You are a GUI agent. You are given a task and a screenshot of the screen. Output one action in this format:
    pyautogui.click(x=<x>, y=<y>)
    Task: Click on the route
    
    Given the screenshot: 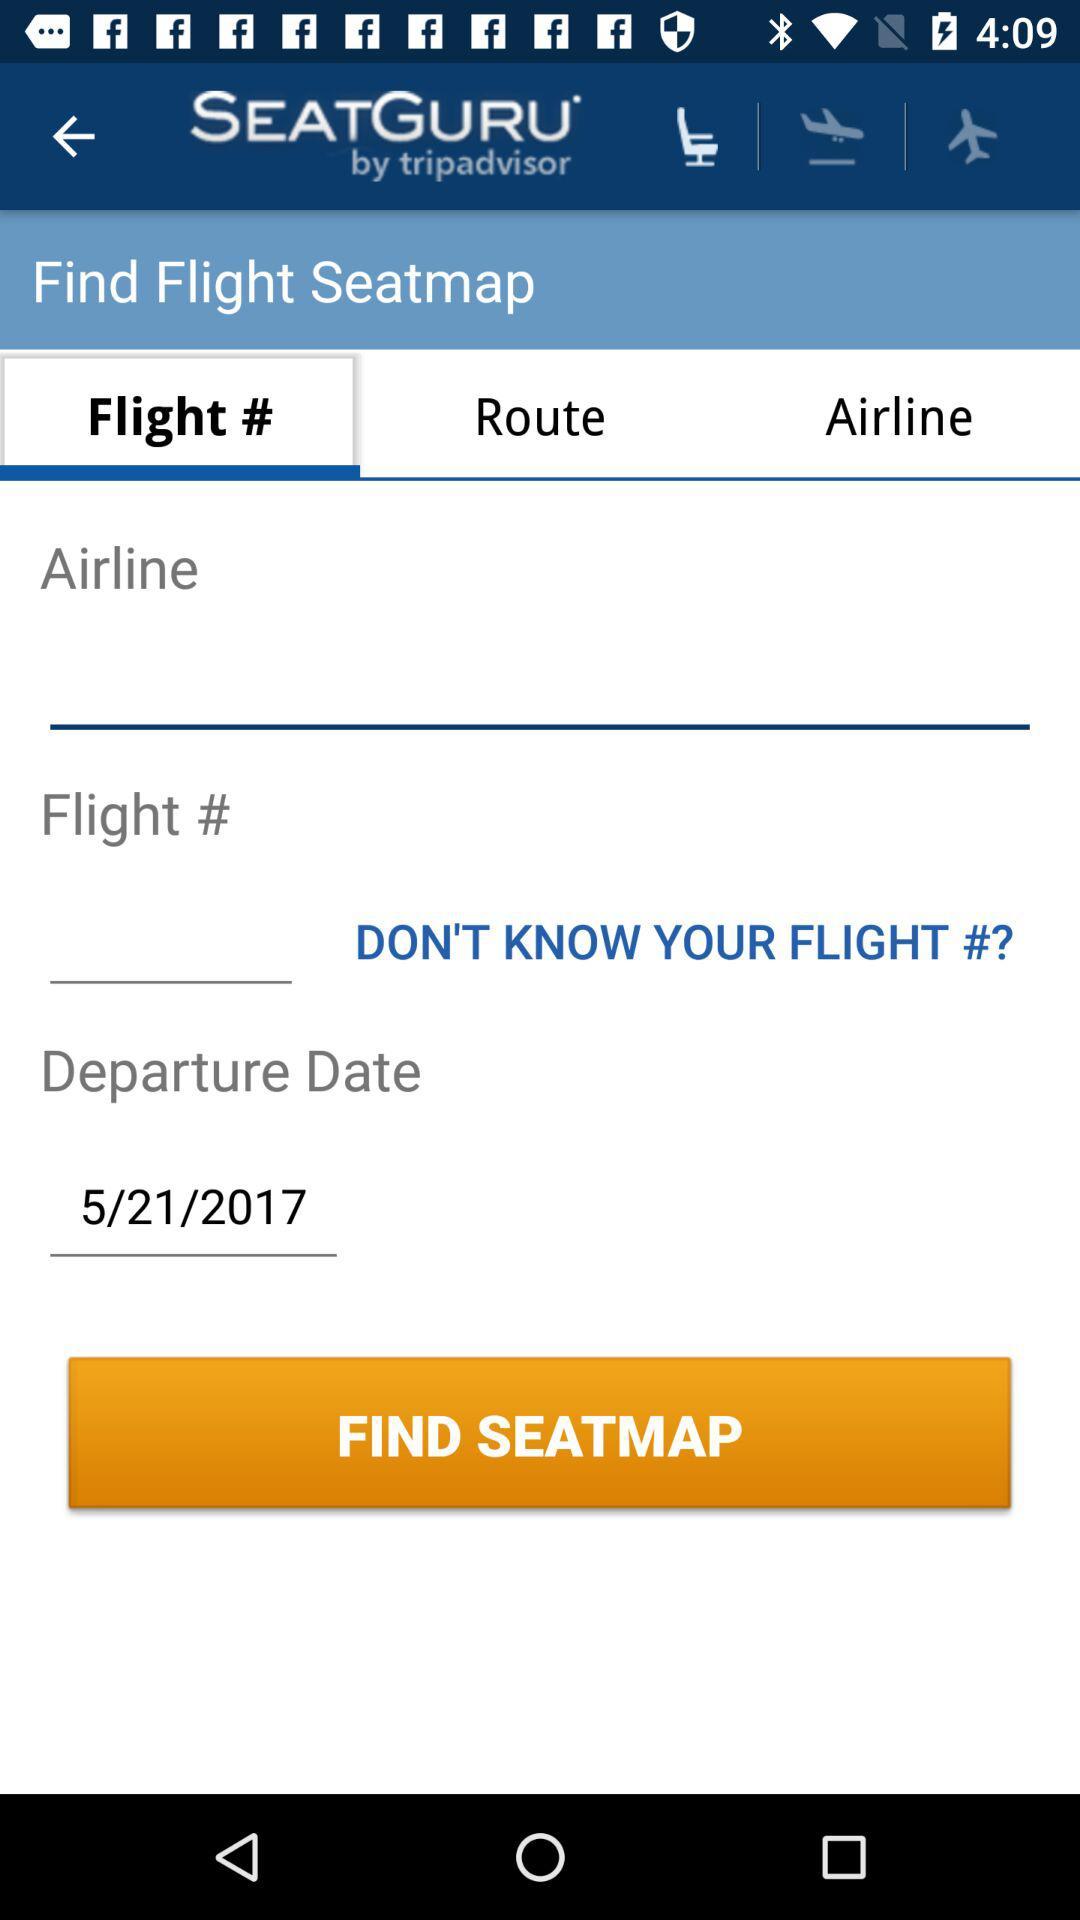 What is the action you would take?
    pyautogui.click(x=540, y=414)
    